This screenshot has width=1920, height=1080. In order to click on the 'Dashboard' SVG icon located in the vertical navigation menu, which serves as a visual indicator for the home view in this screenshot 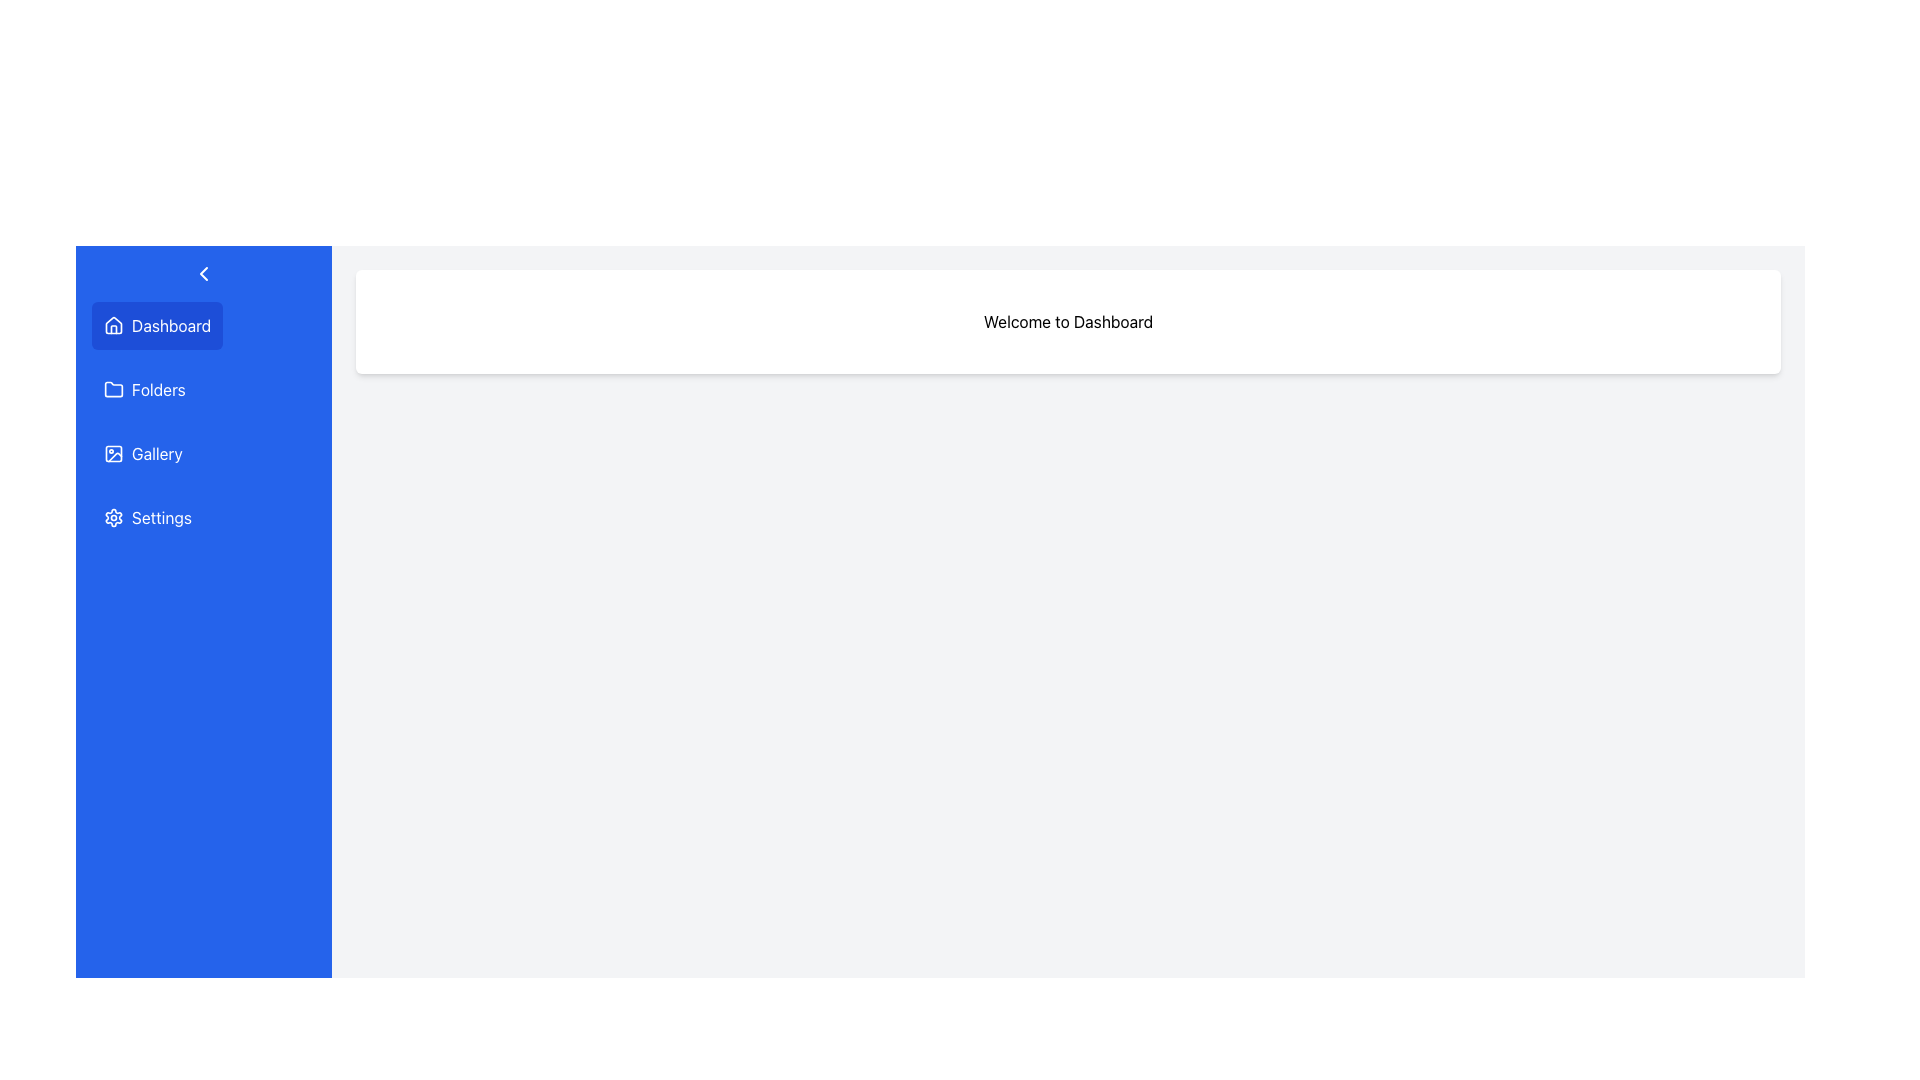, I will do `click(113, 325)`.